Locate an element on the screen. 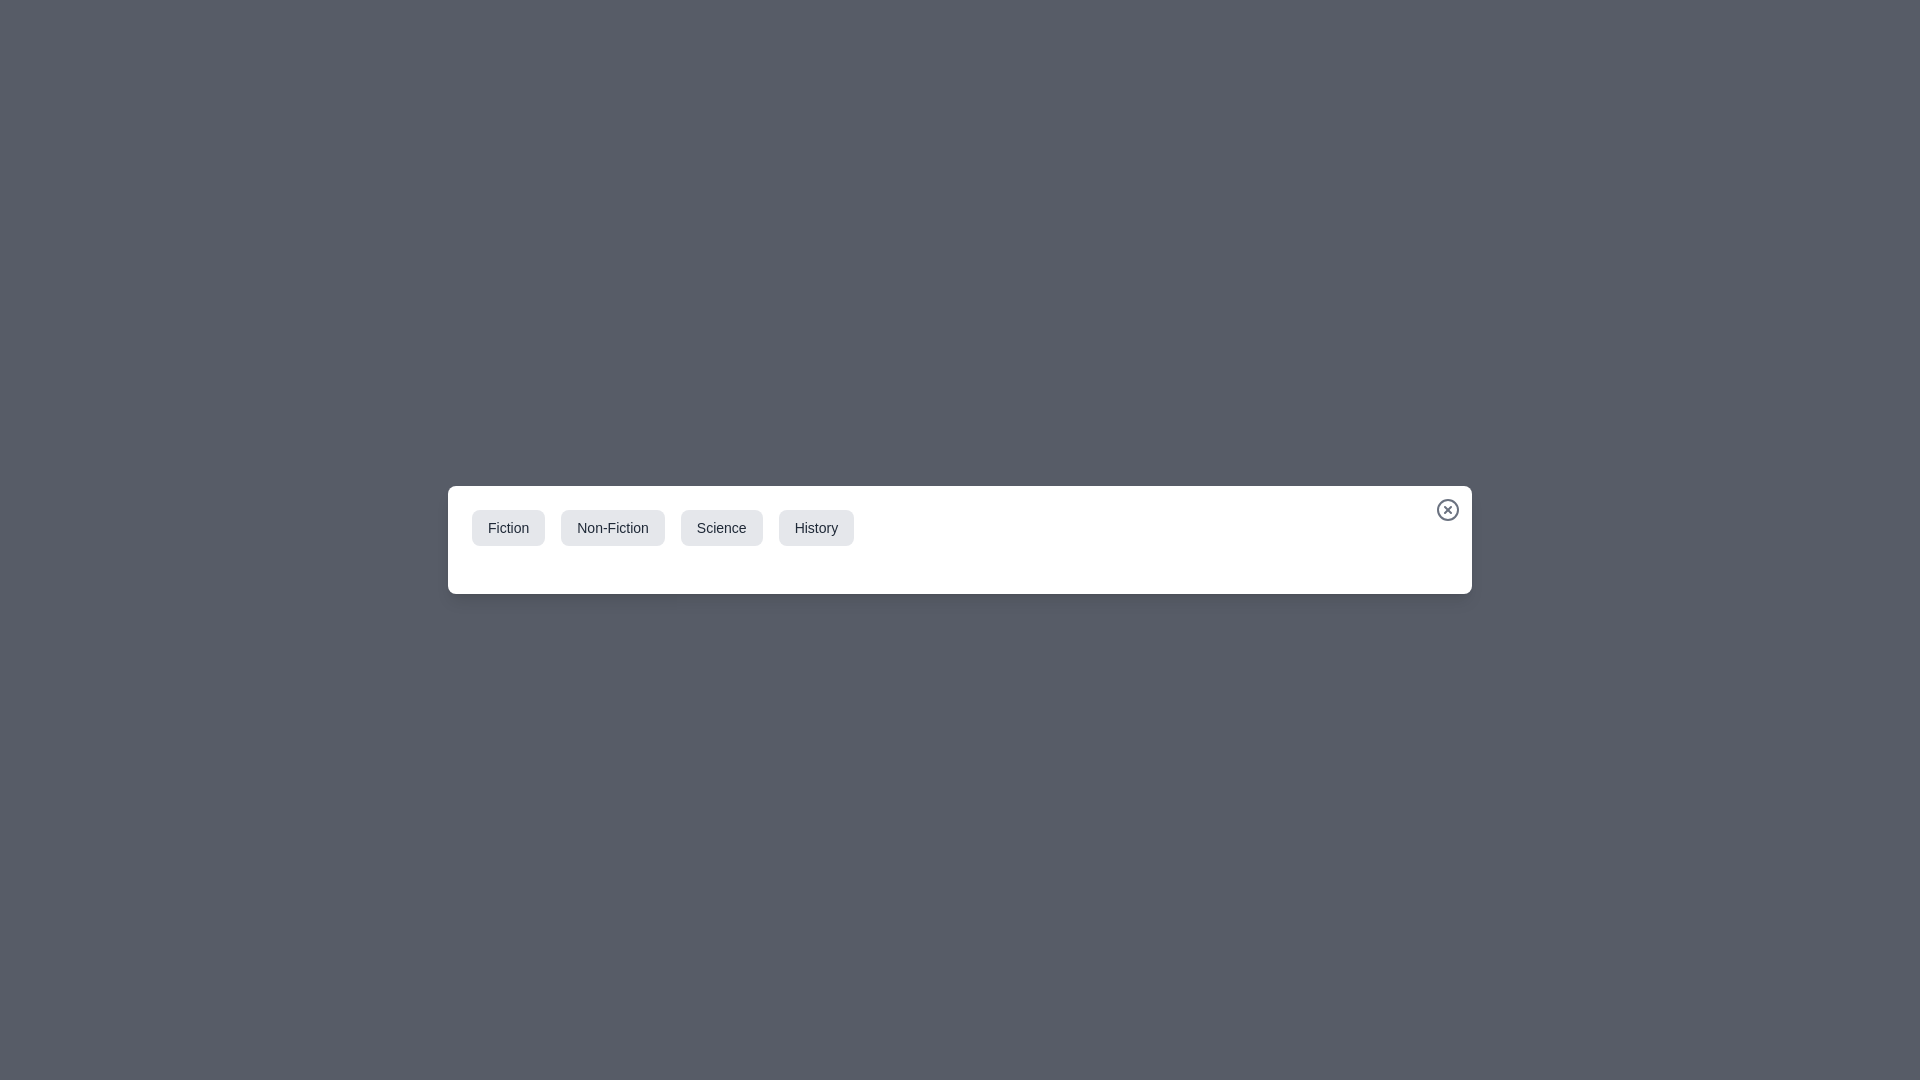  the category tab labeled Fiction is located at coordinates (508, 527).